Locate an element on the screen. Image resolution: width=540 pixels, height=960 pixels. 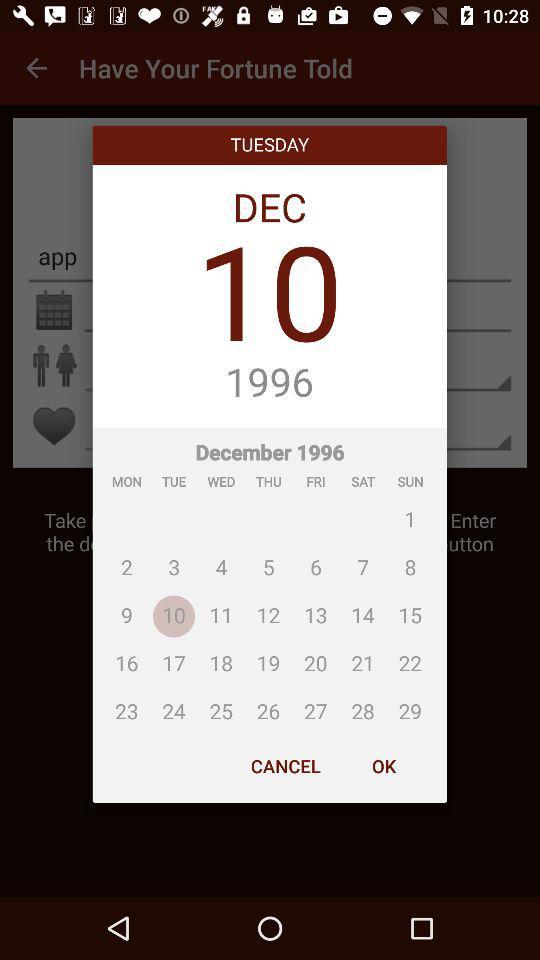
the item next to the cancel is located at coordinates (383, 765).